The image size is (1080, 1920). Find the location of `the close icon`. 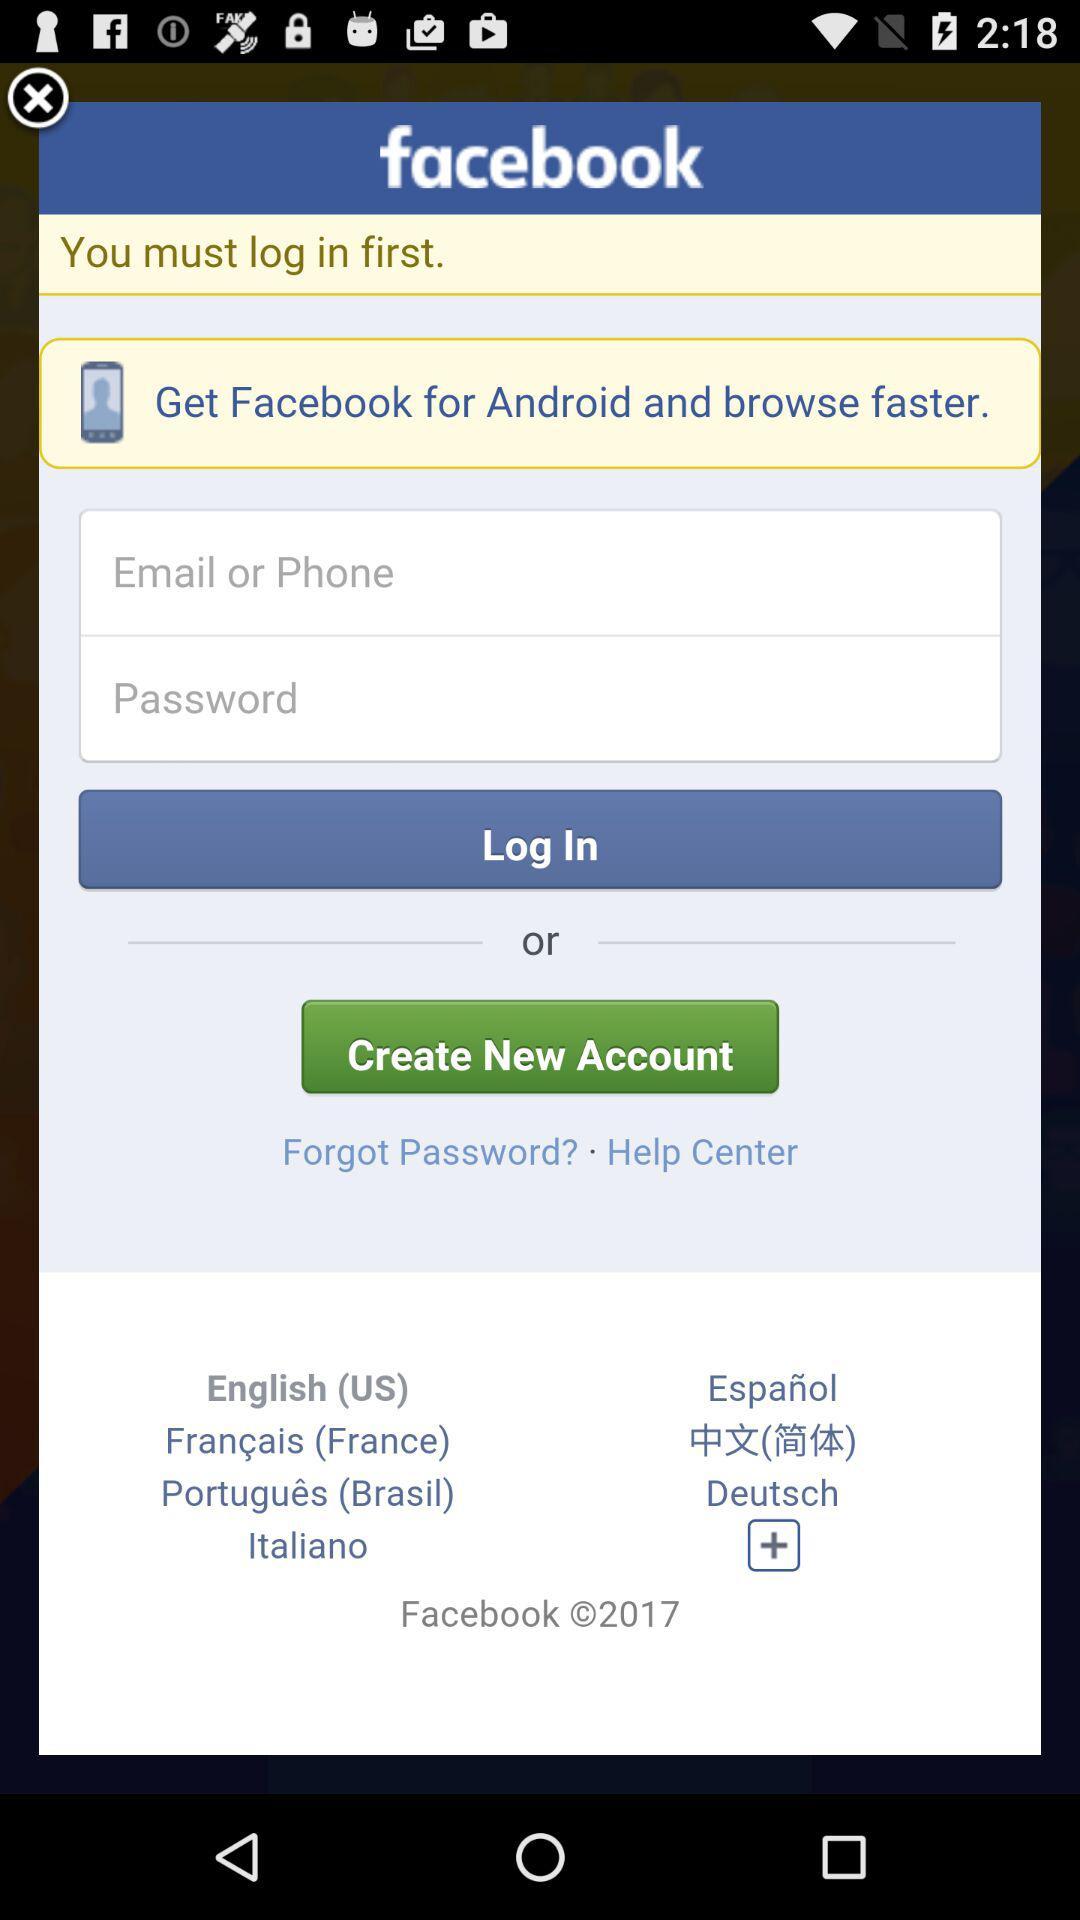

the close icon is located at coordinates (38, 107).